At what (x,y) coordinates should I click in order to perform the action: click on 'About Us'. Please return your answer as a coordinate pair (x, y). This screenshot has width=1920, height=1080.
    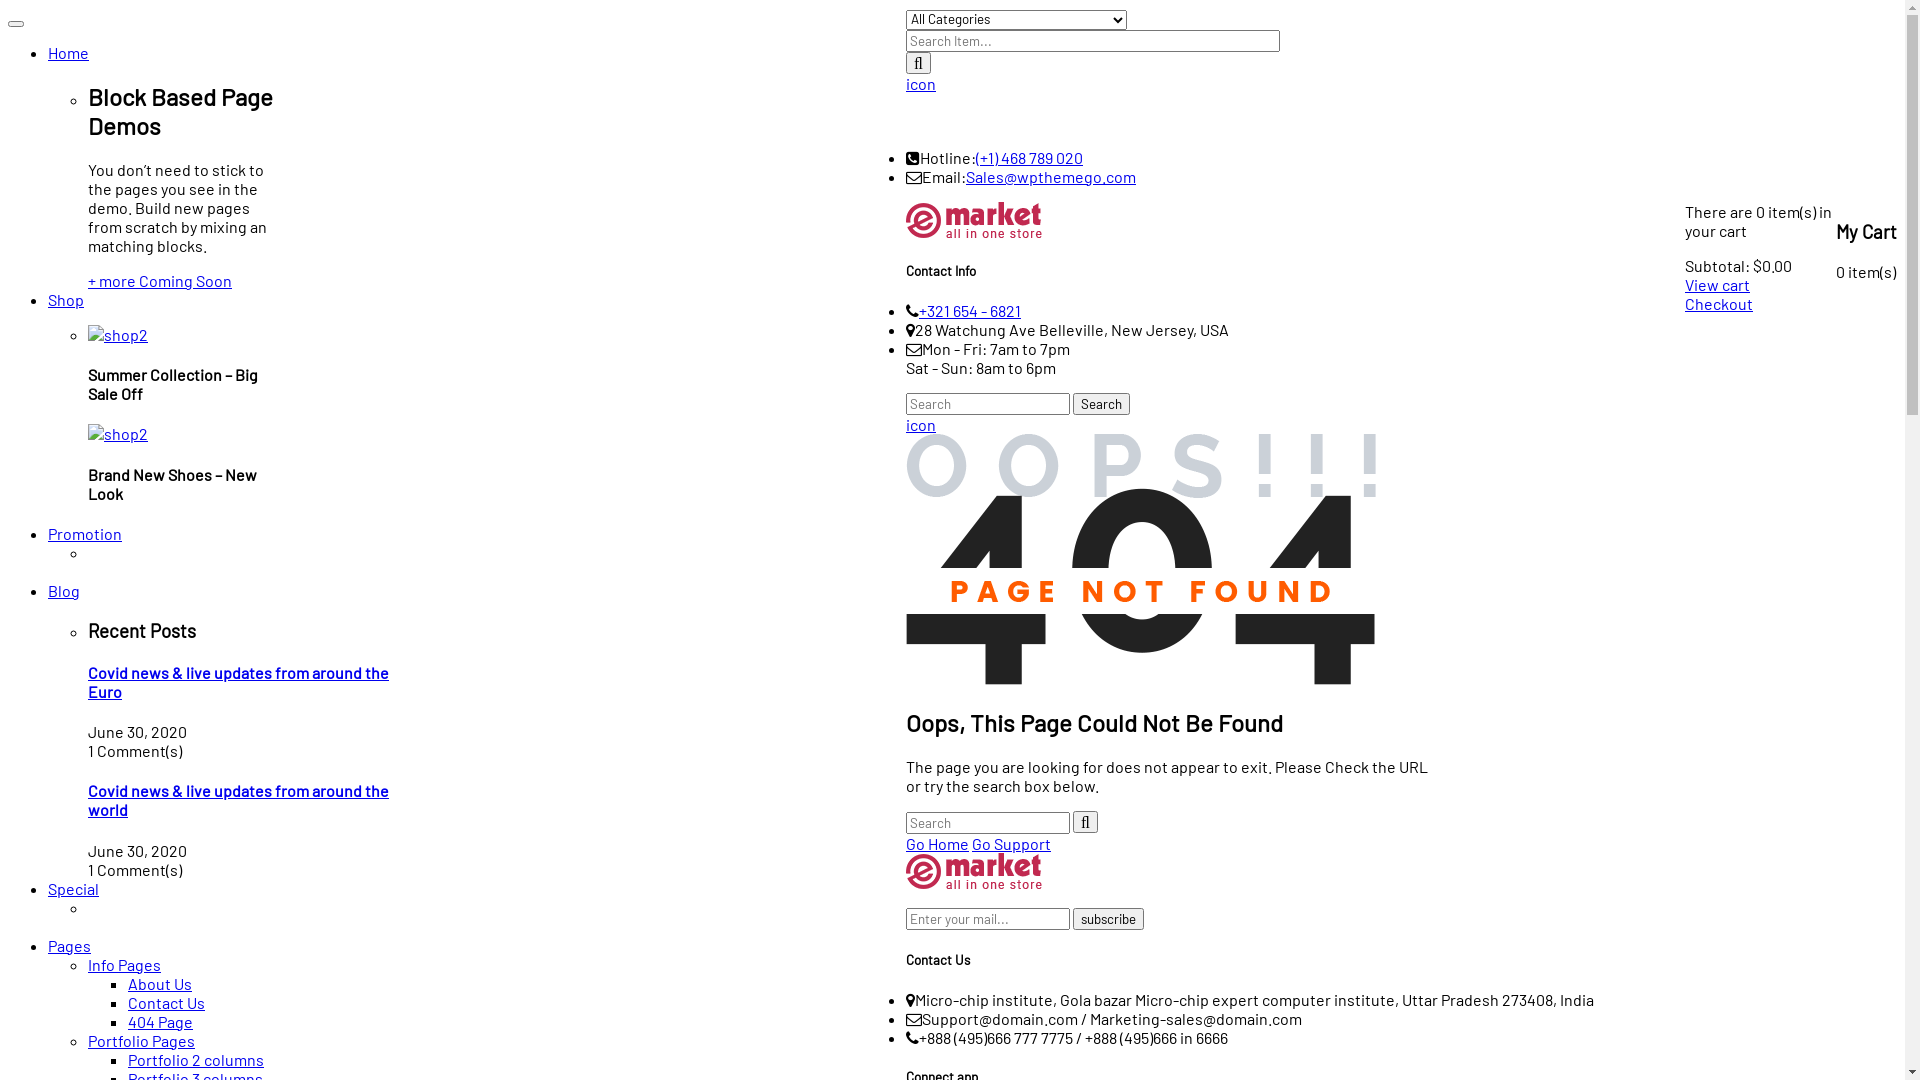
    Looking at the image, I should click on (127, 982).